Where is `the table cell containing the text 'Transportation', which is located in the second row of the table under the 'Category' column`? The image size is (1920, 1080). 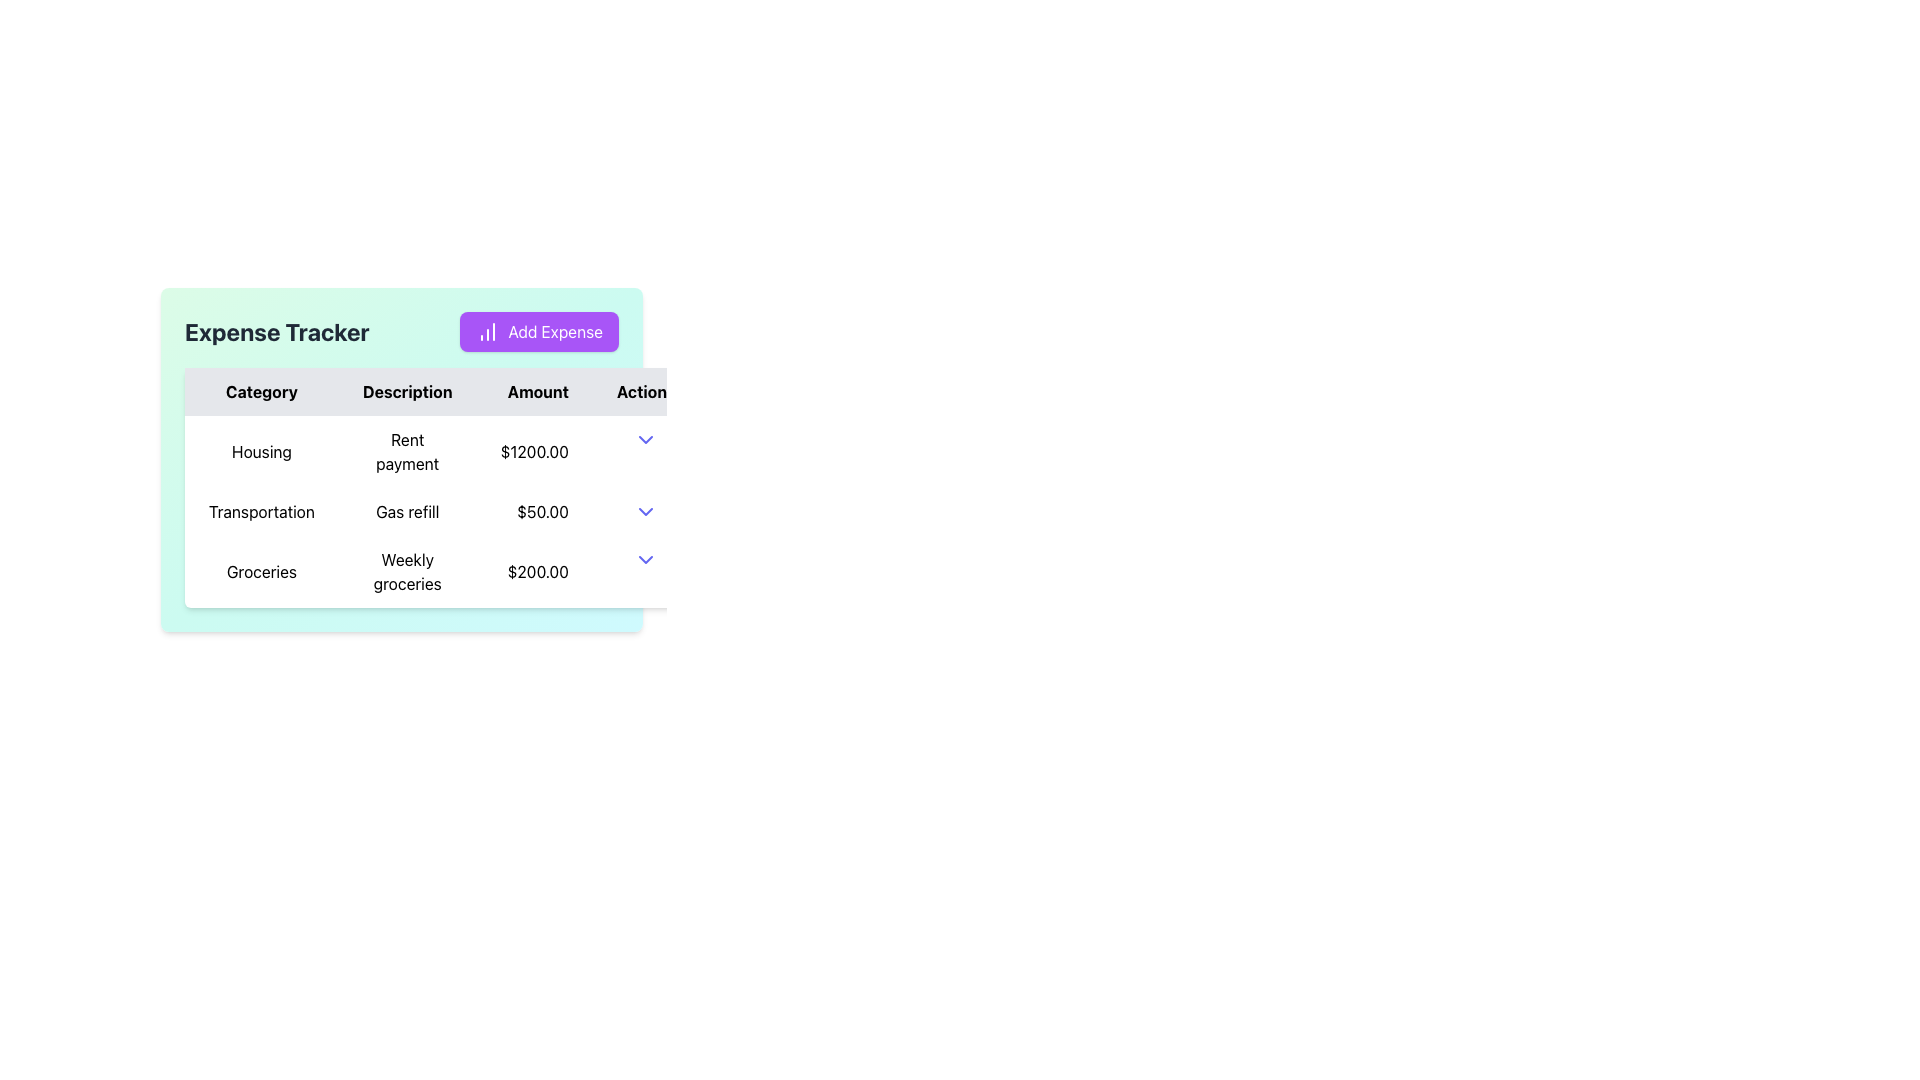 the table cell containing the text 'Transportation', which is located in the second row of the table under the 'Category' column is located at coordinates (260, 511).